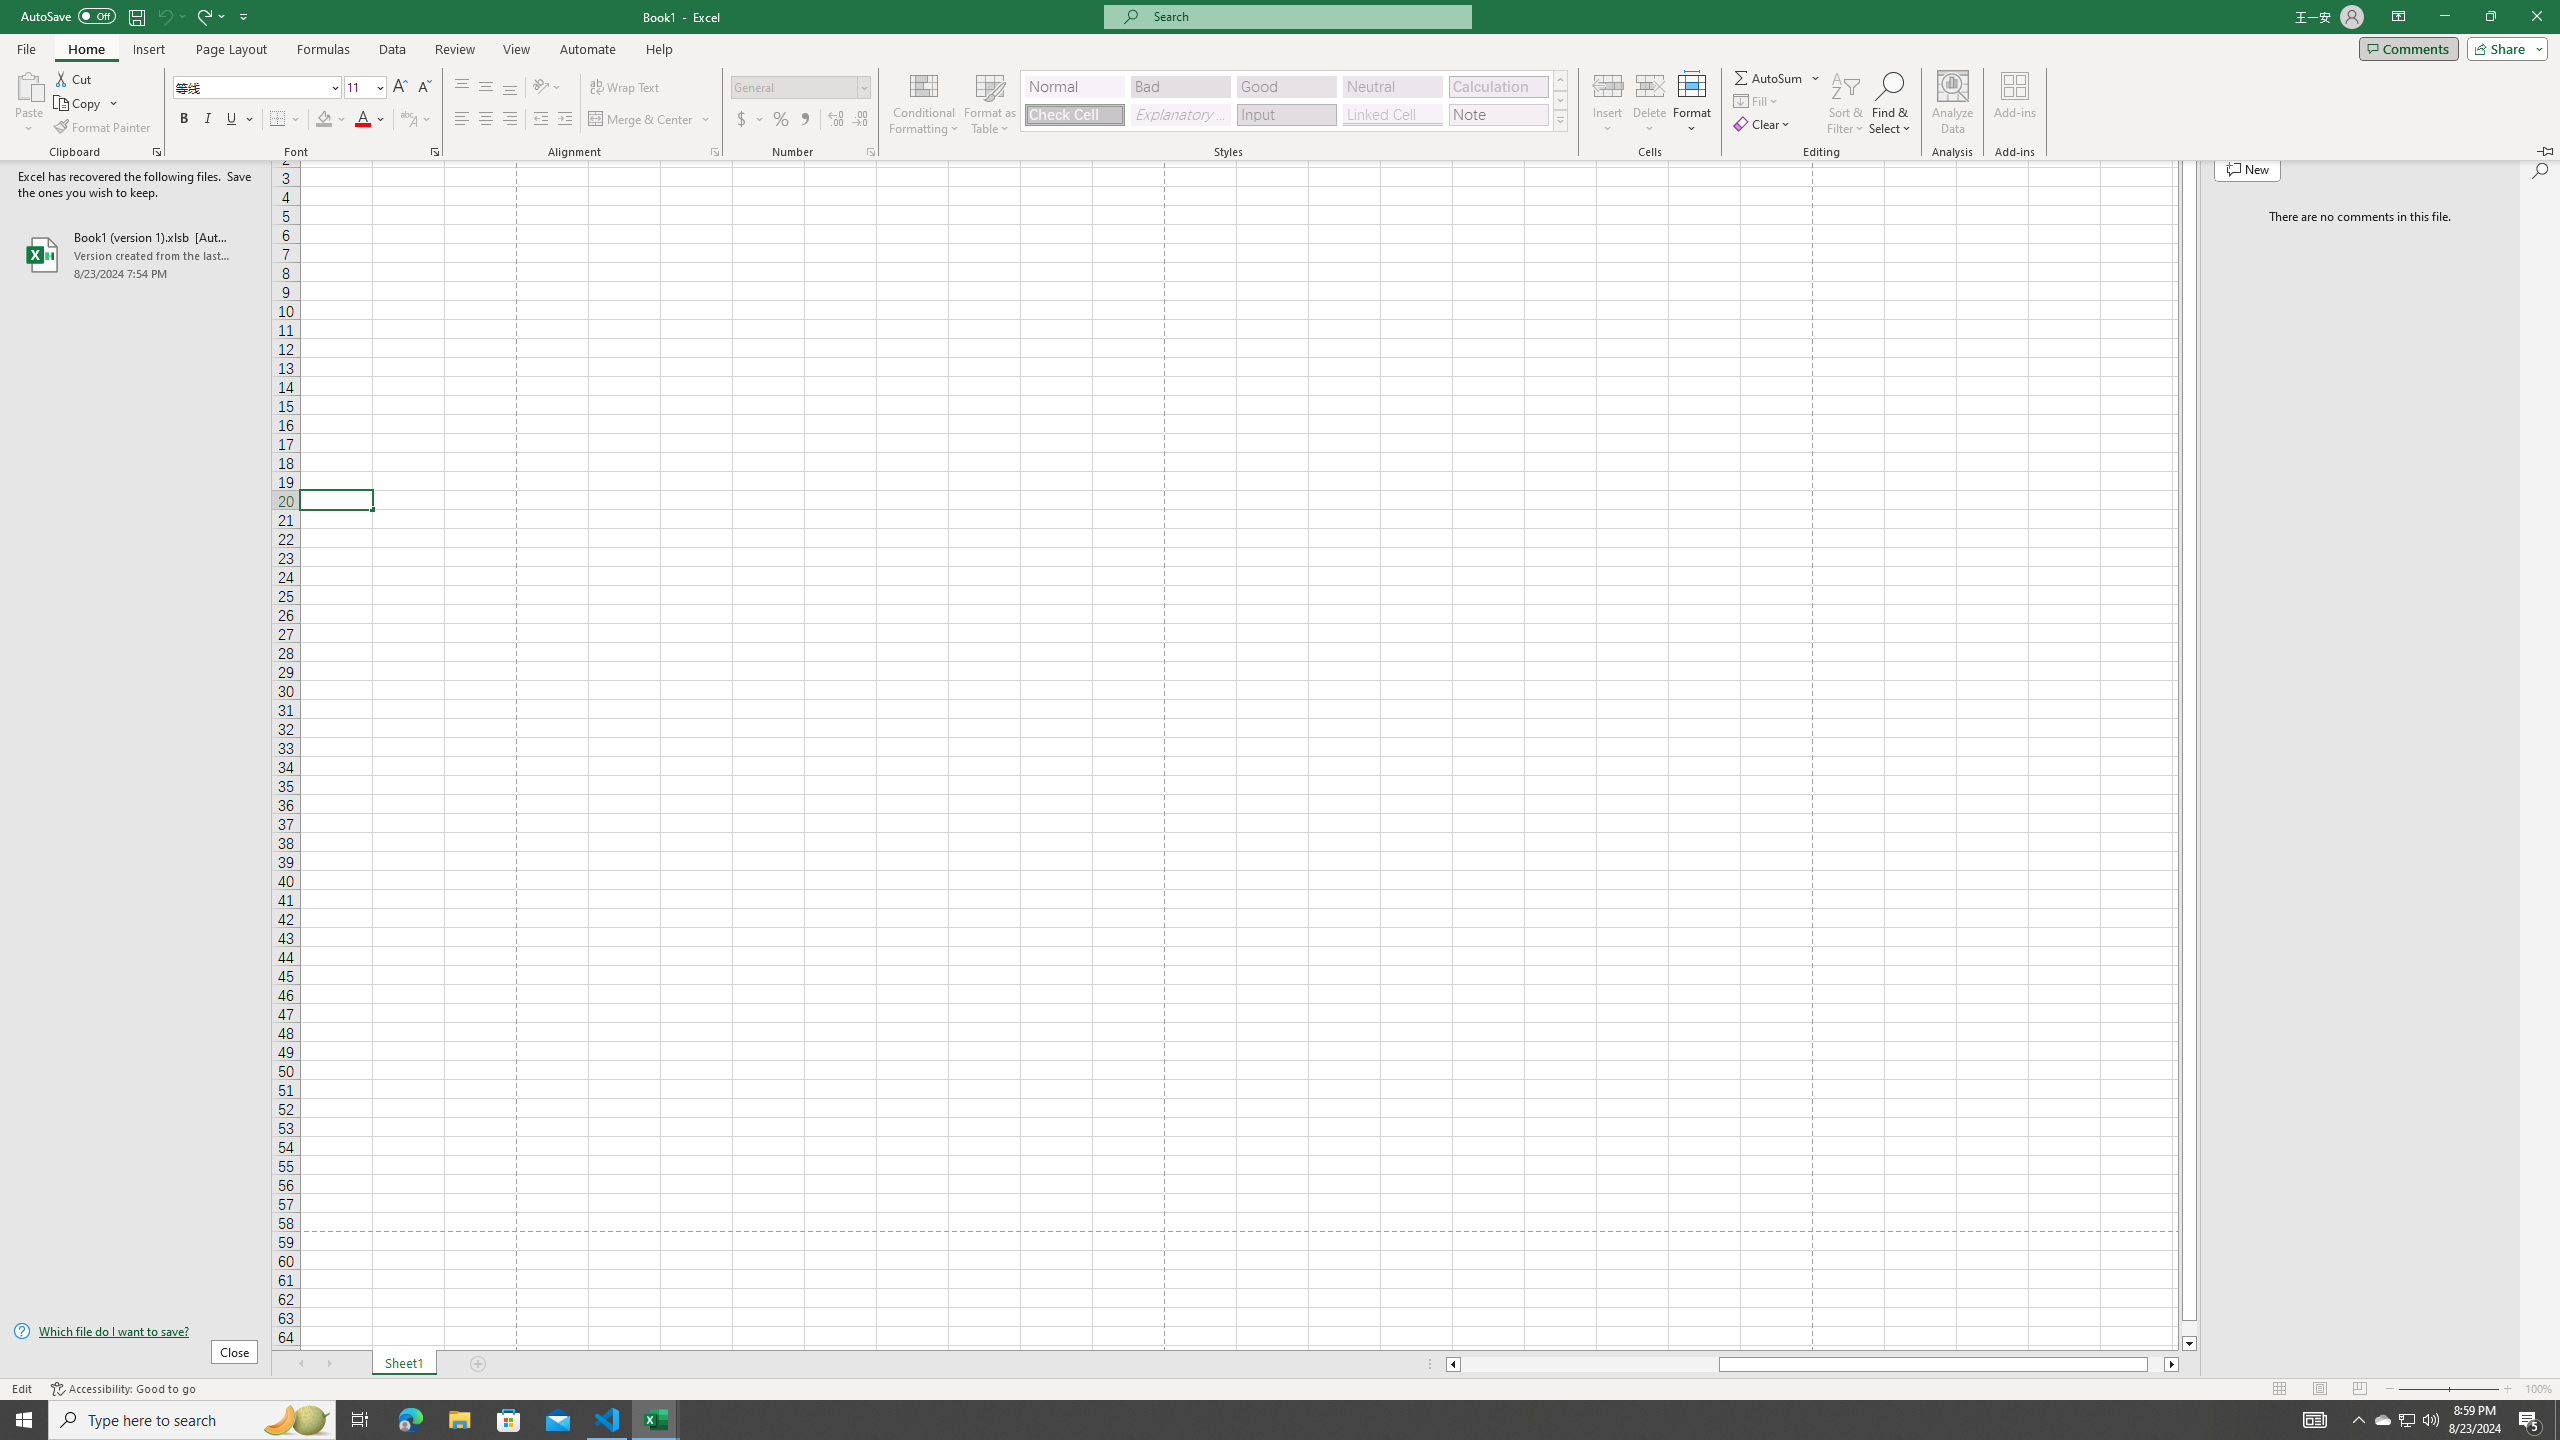 The image size is (2560, 1440). I want to click on 'Start', so click(24, 1418).